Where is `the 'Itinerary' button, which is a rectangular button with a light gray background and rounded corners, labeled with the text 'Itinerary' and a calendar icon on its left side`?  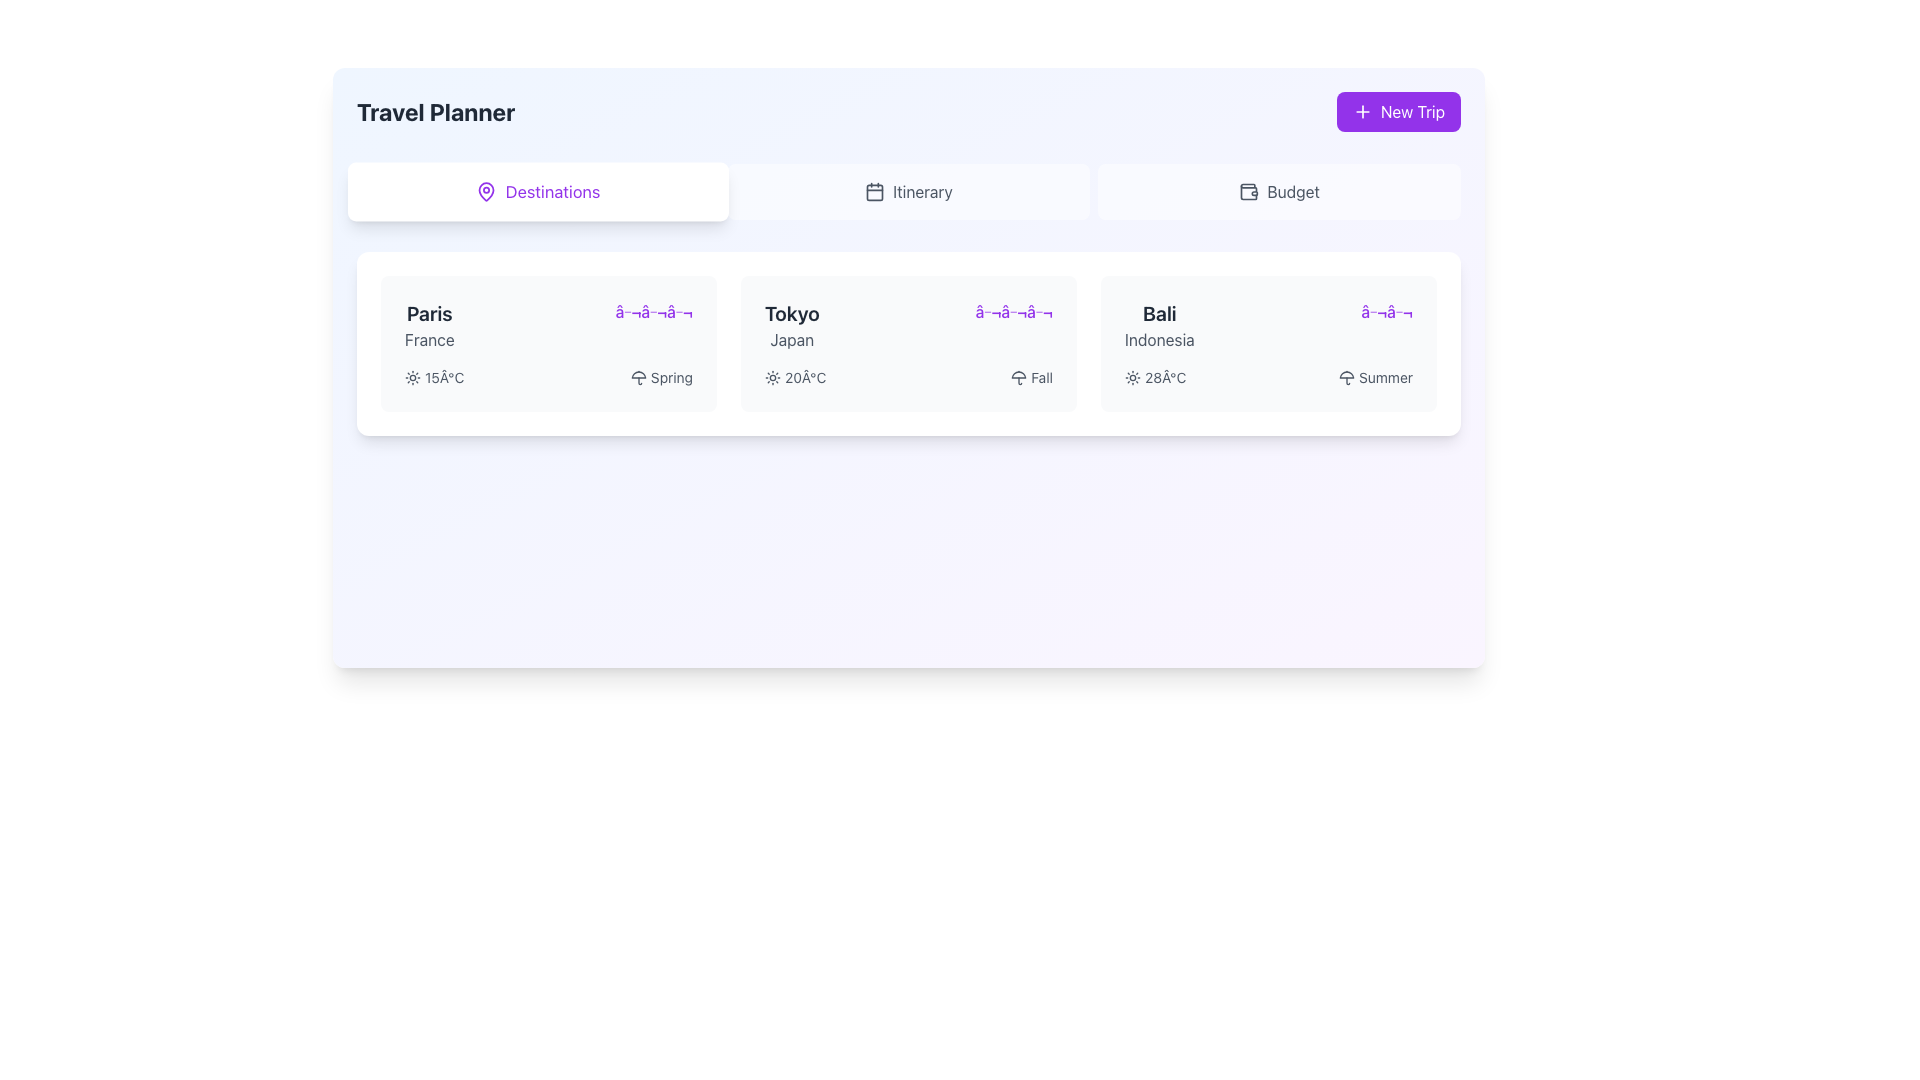
the 'Itinerary' button, which is a rectangular button with a light gray background and rounded corners, labeled with the text 'Itinerary' and a calendar icon on its left side is located at coordinates (907, 192).